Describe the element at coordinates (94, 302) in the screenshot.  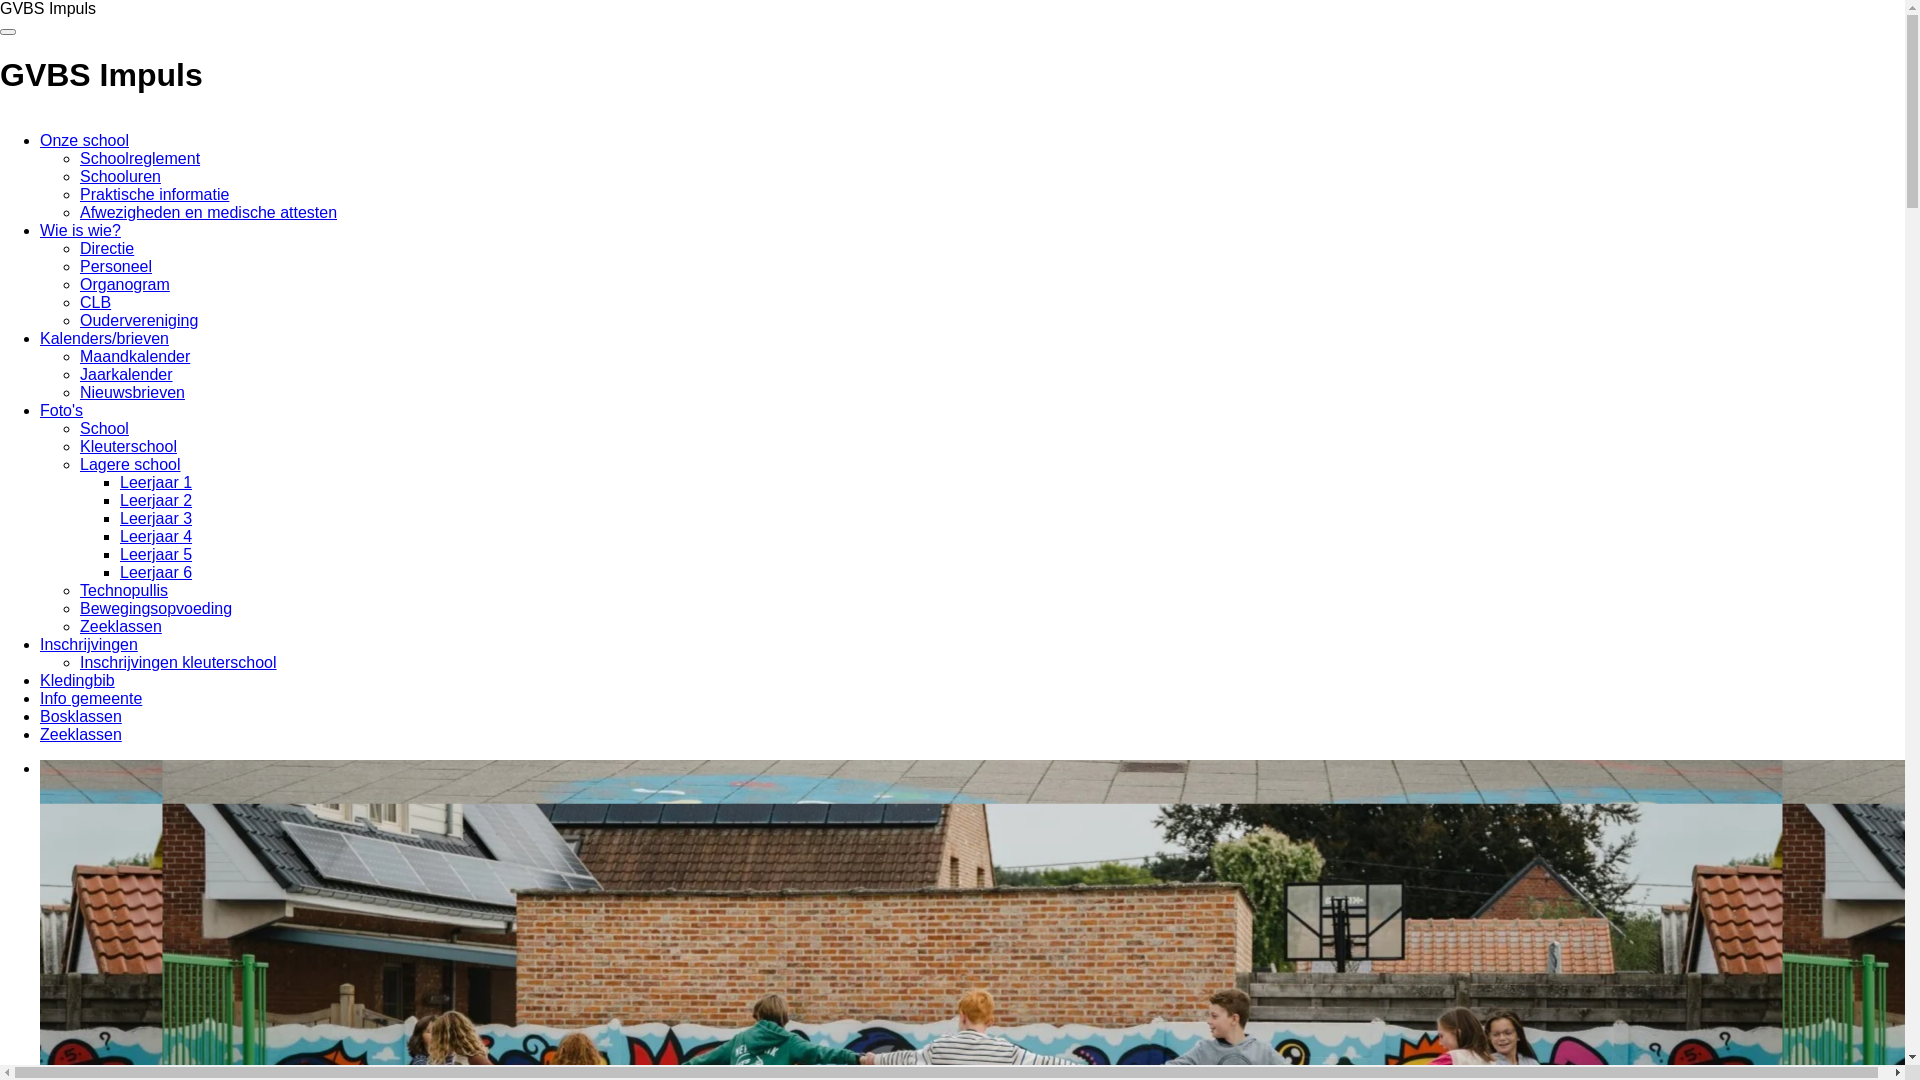
I see `'CLB'` at that location.